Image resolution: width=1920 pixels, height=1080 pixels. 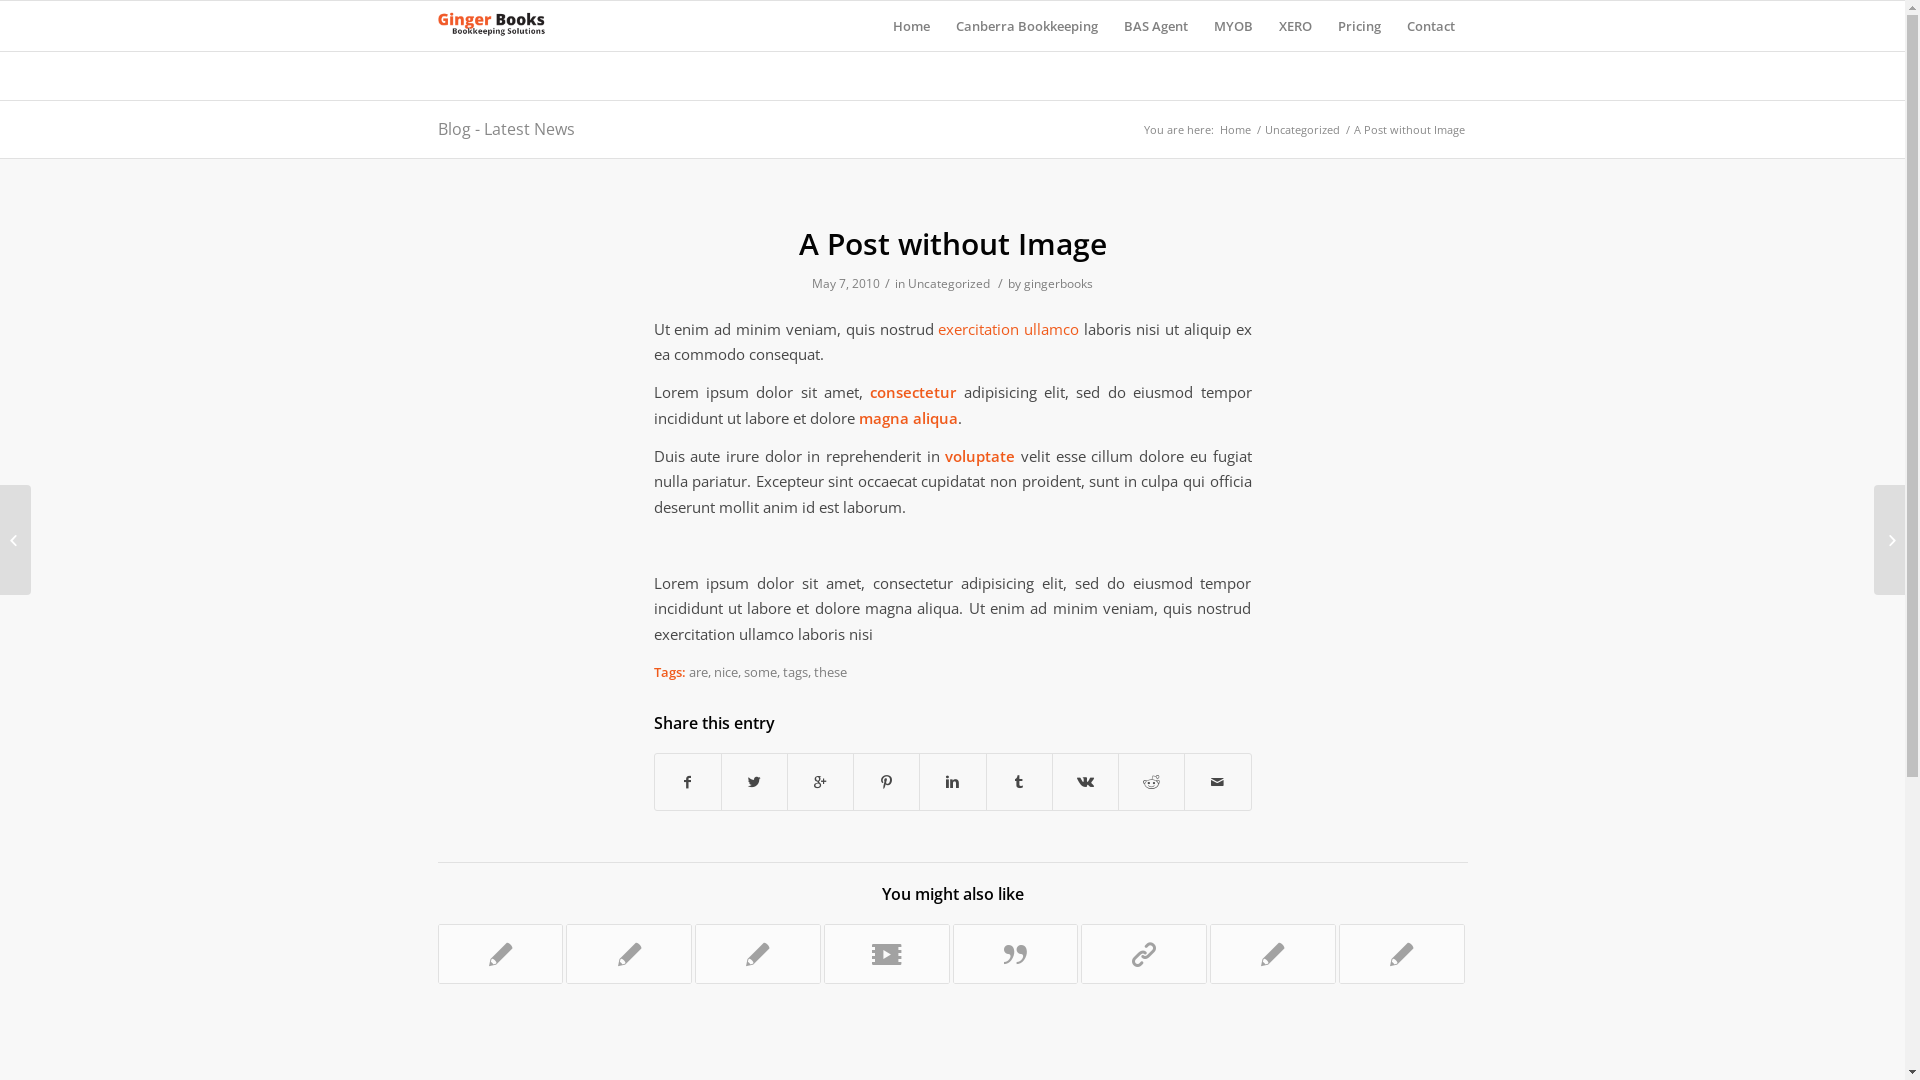 What do you see at coordinates (793, 671) in the screenshot?
I see `'tags'` at bounding box center [793, 671].